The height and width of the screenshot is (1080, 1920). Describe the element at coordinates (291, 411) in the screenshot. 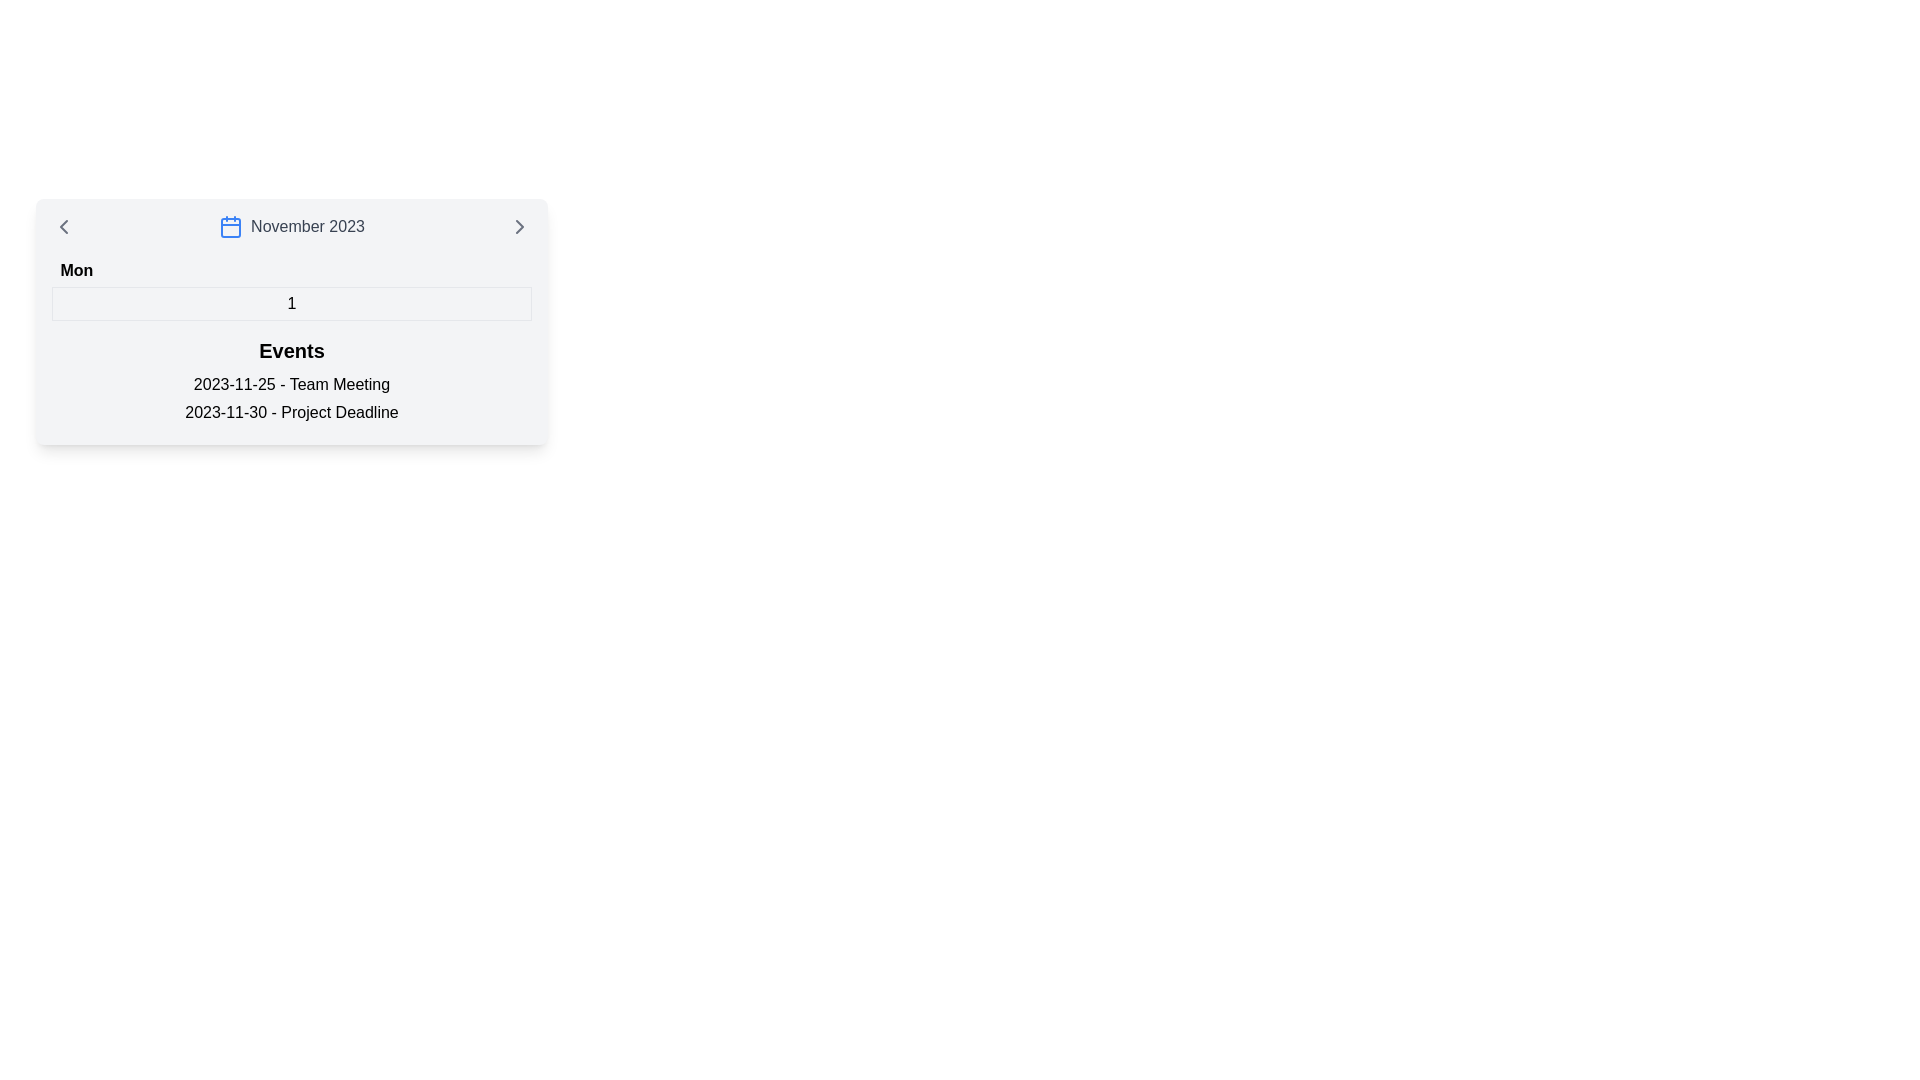

I see `the text label that indicates the project deadline, which is the second item in a list of events positioned in the center-right` at that location.